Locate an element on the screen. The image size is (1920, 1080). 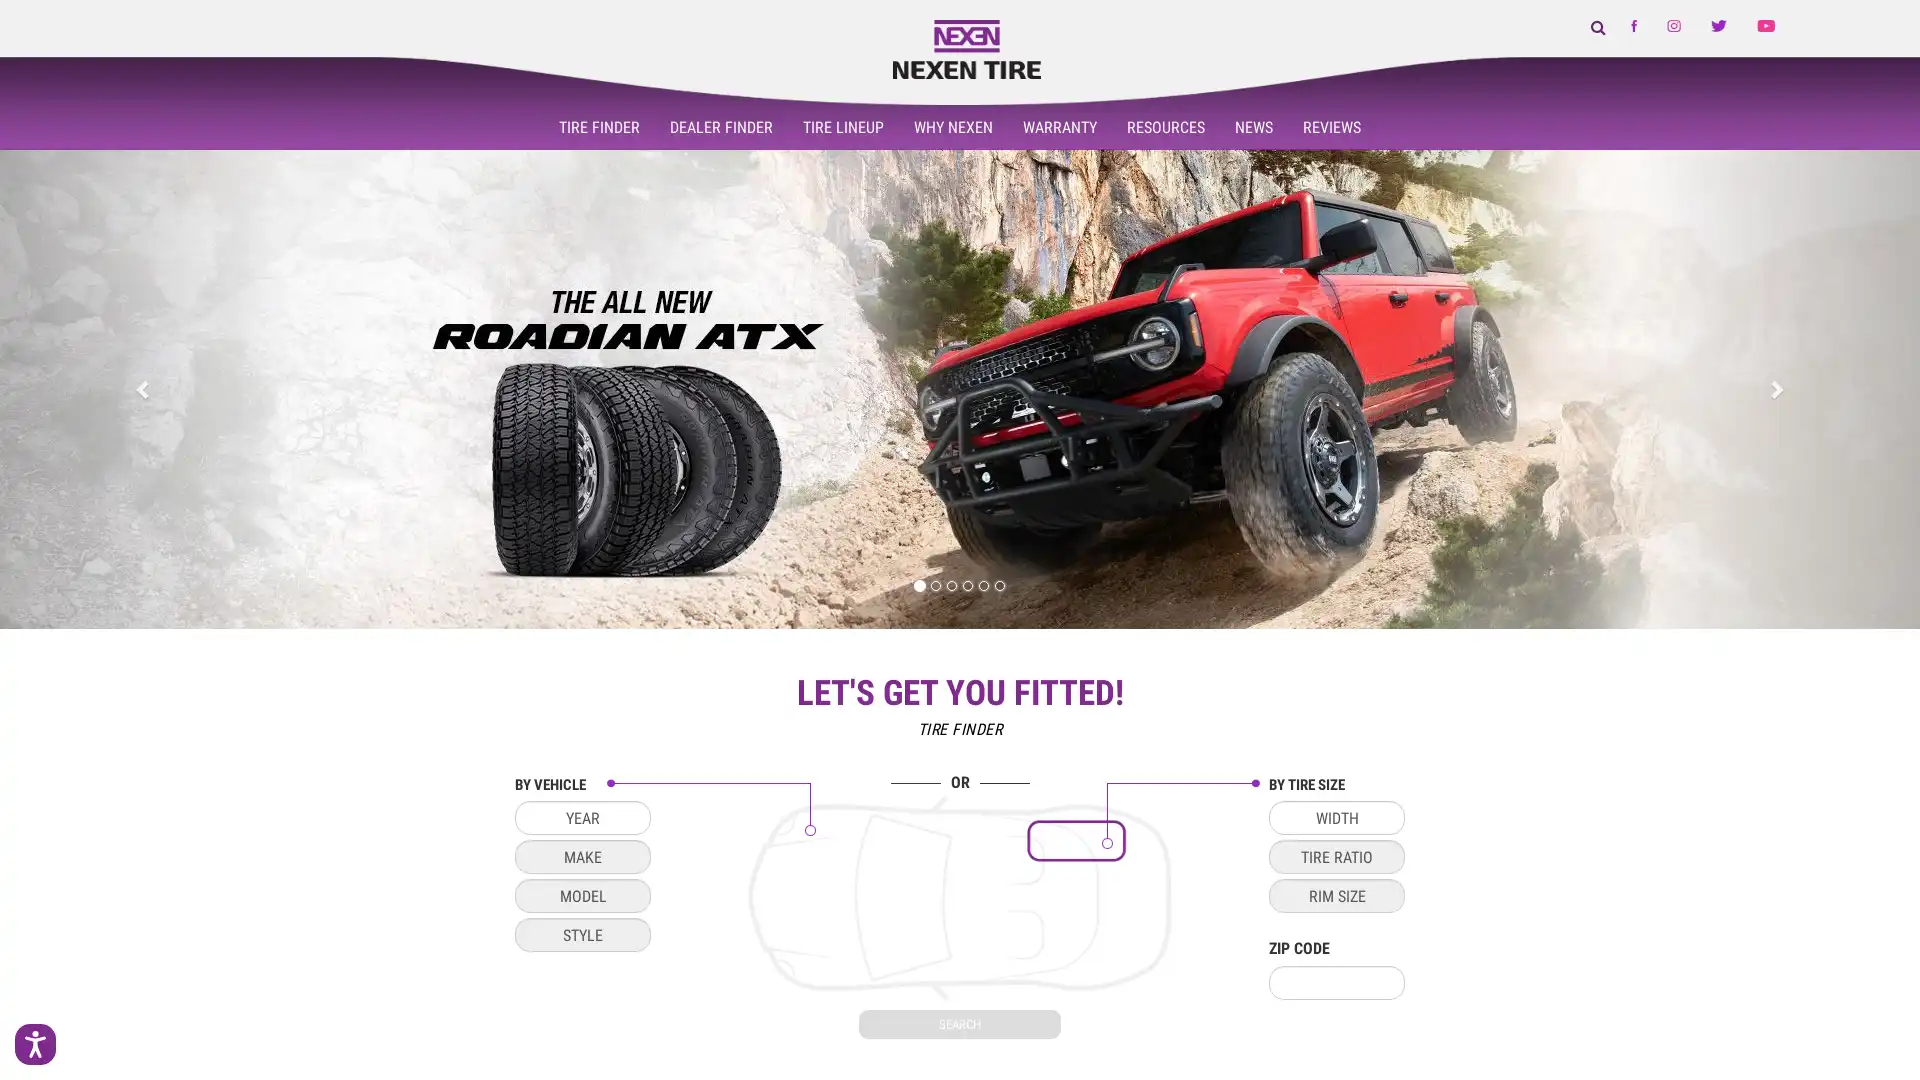
SEARCH is located at coordinates (960, 1023).